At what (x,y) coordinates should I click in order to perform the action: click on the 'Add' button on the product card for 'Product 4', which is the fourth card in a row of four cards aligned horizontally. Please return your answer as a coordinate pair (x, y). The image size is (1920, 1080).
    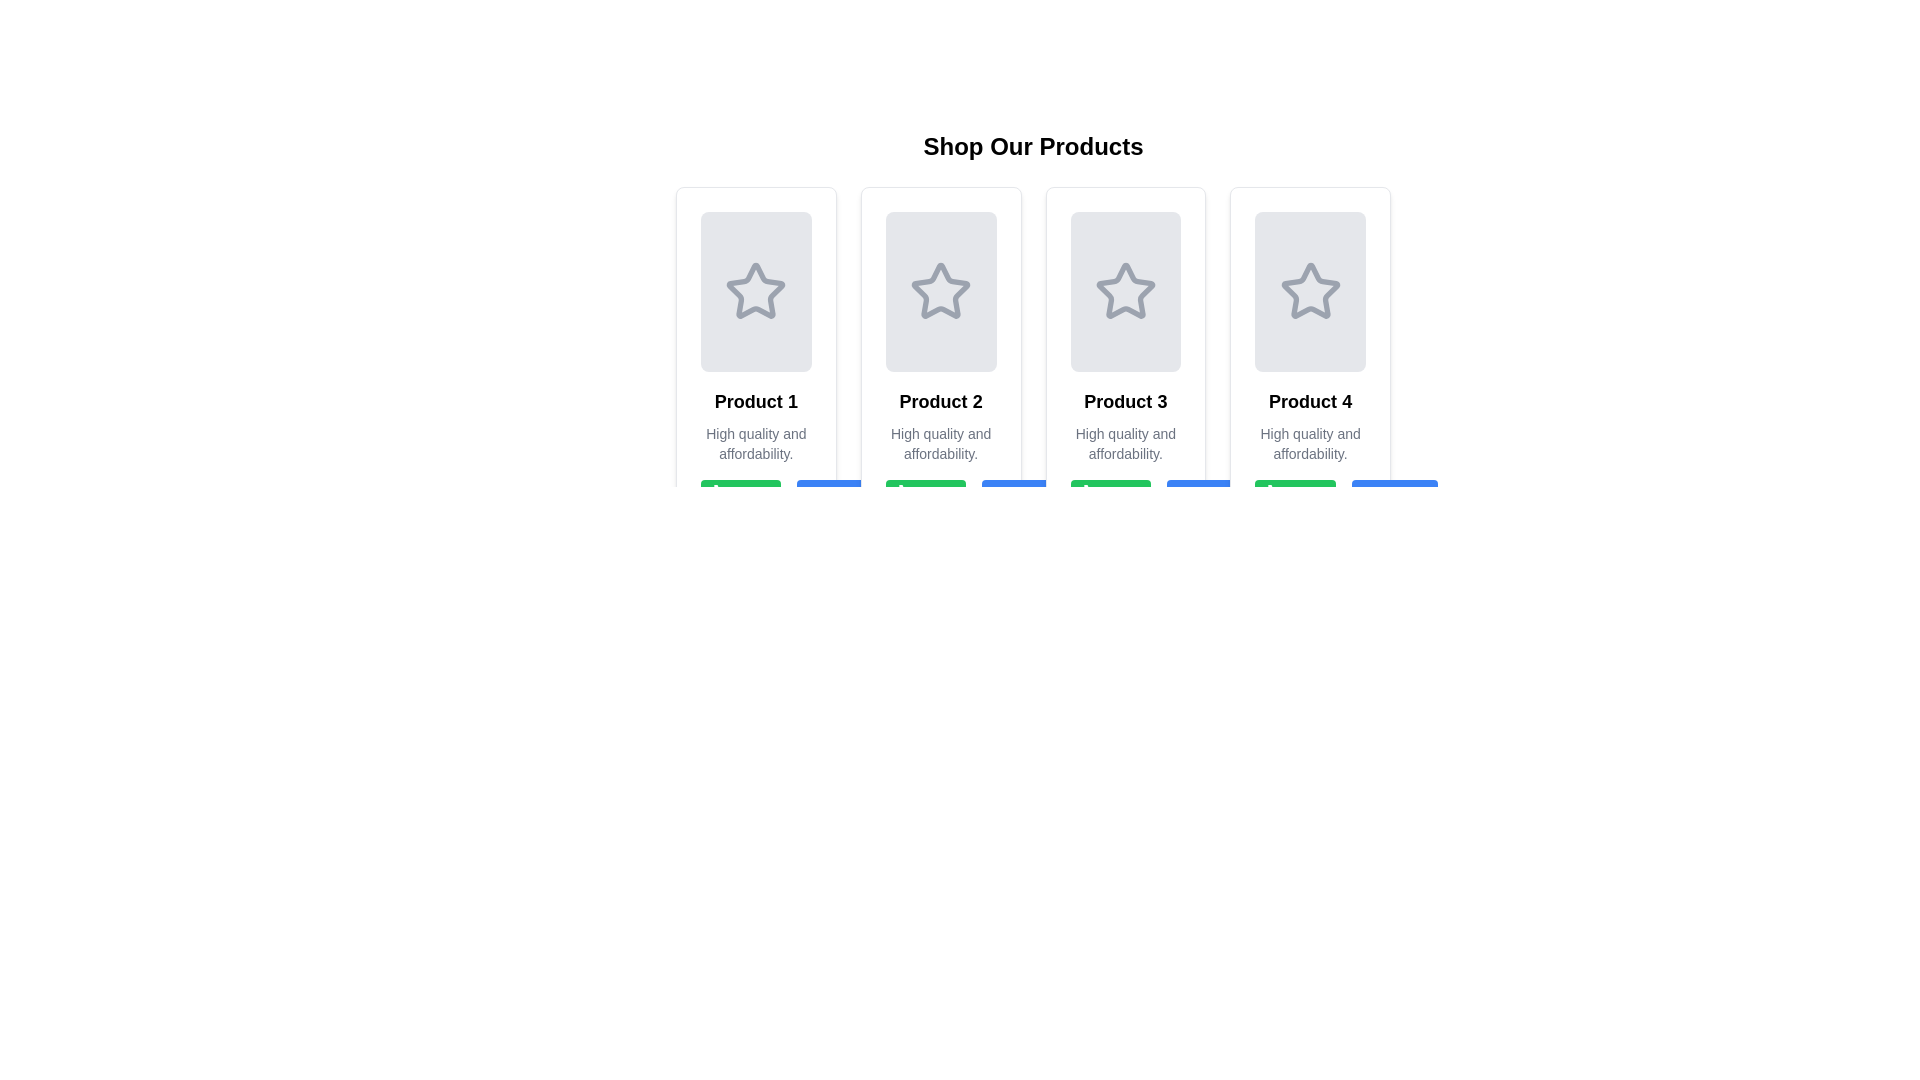
    Looking at the image, I should click on (1310, 362).